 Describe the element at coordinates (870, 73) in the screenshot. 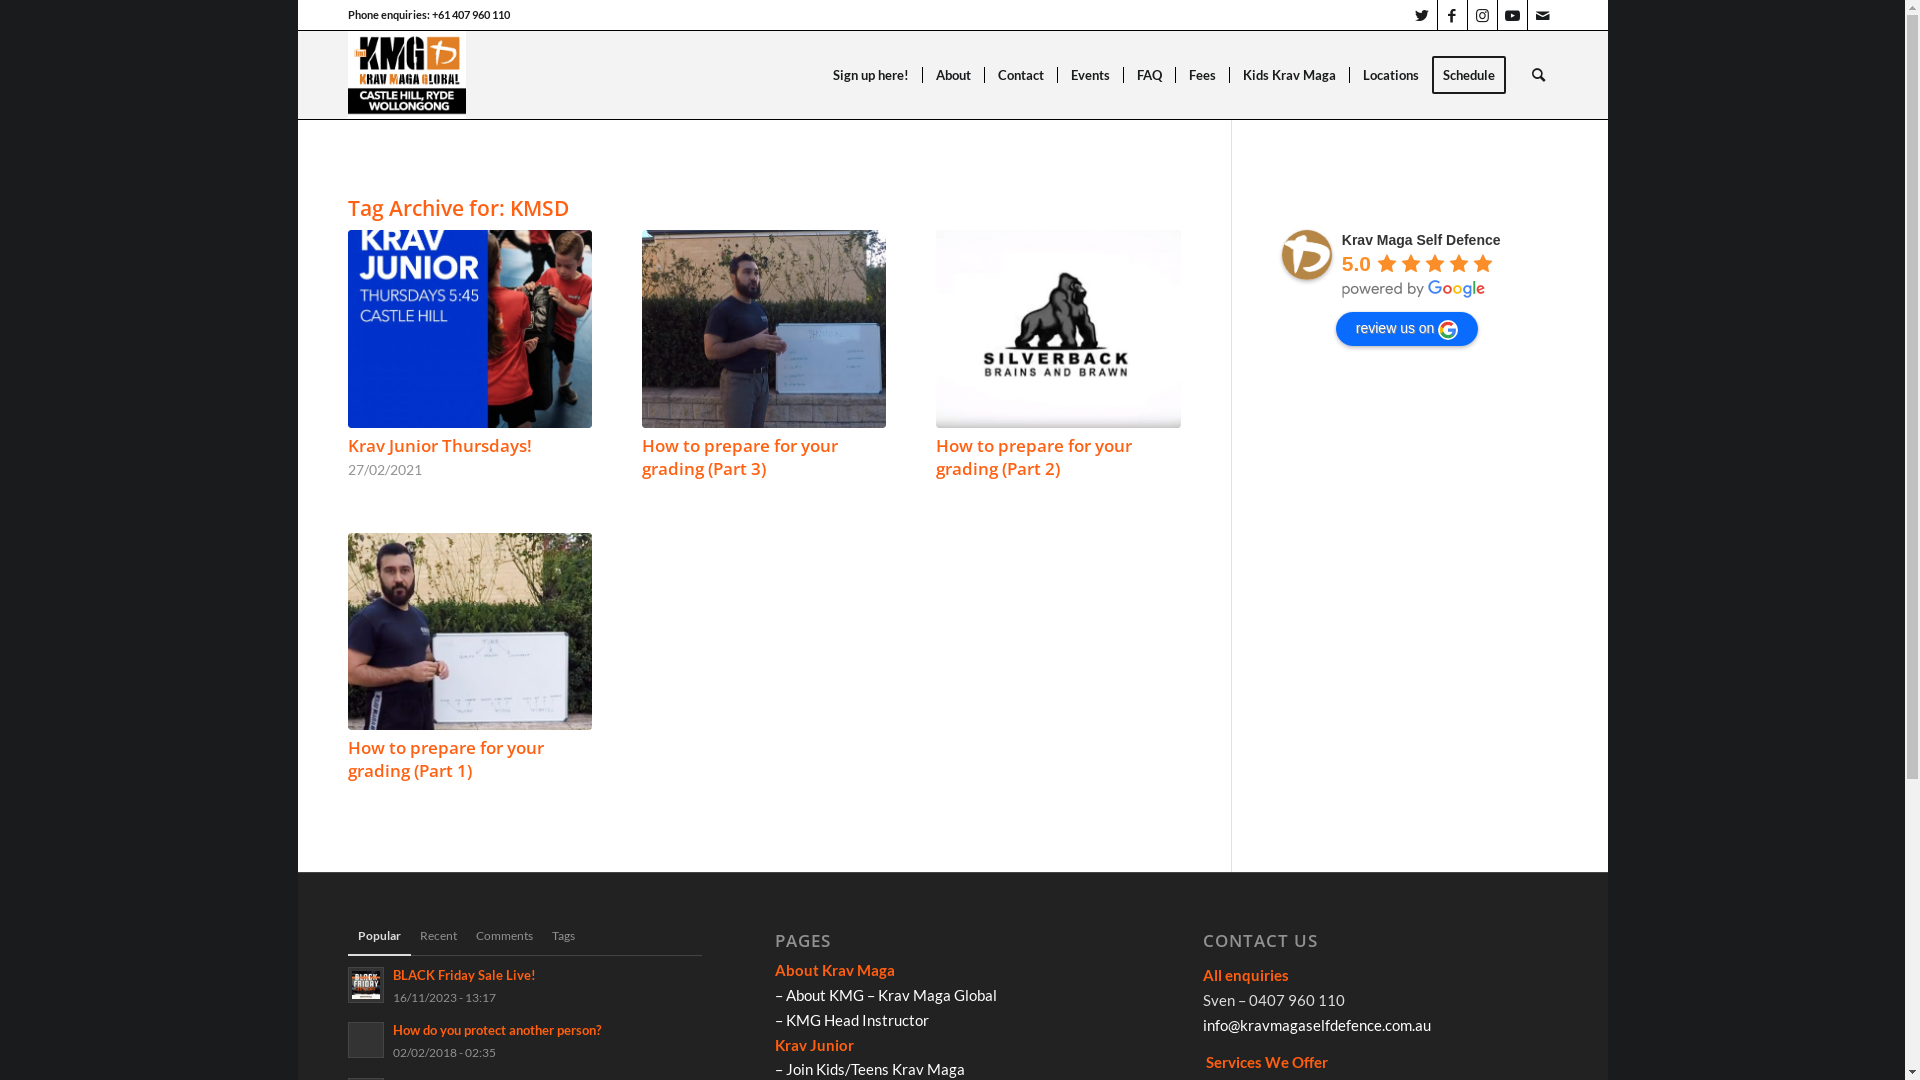

I see `'Sign up here!'` at that location.